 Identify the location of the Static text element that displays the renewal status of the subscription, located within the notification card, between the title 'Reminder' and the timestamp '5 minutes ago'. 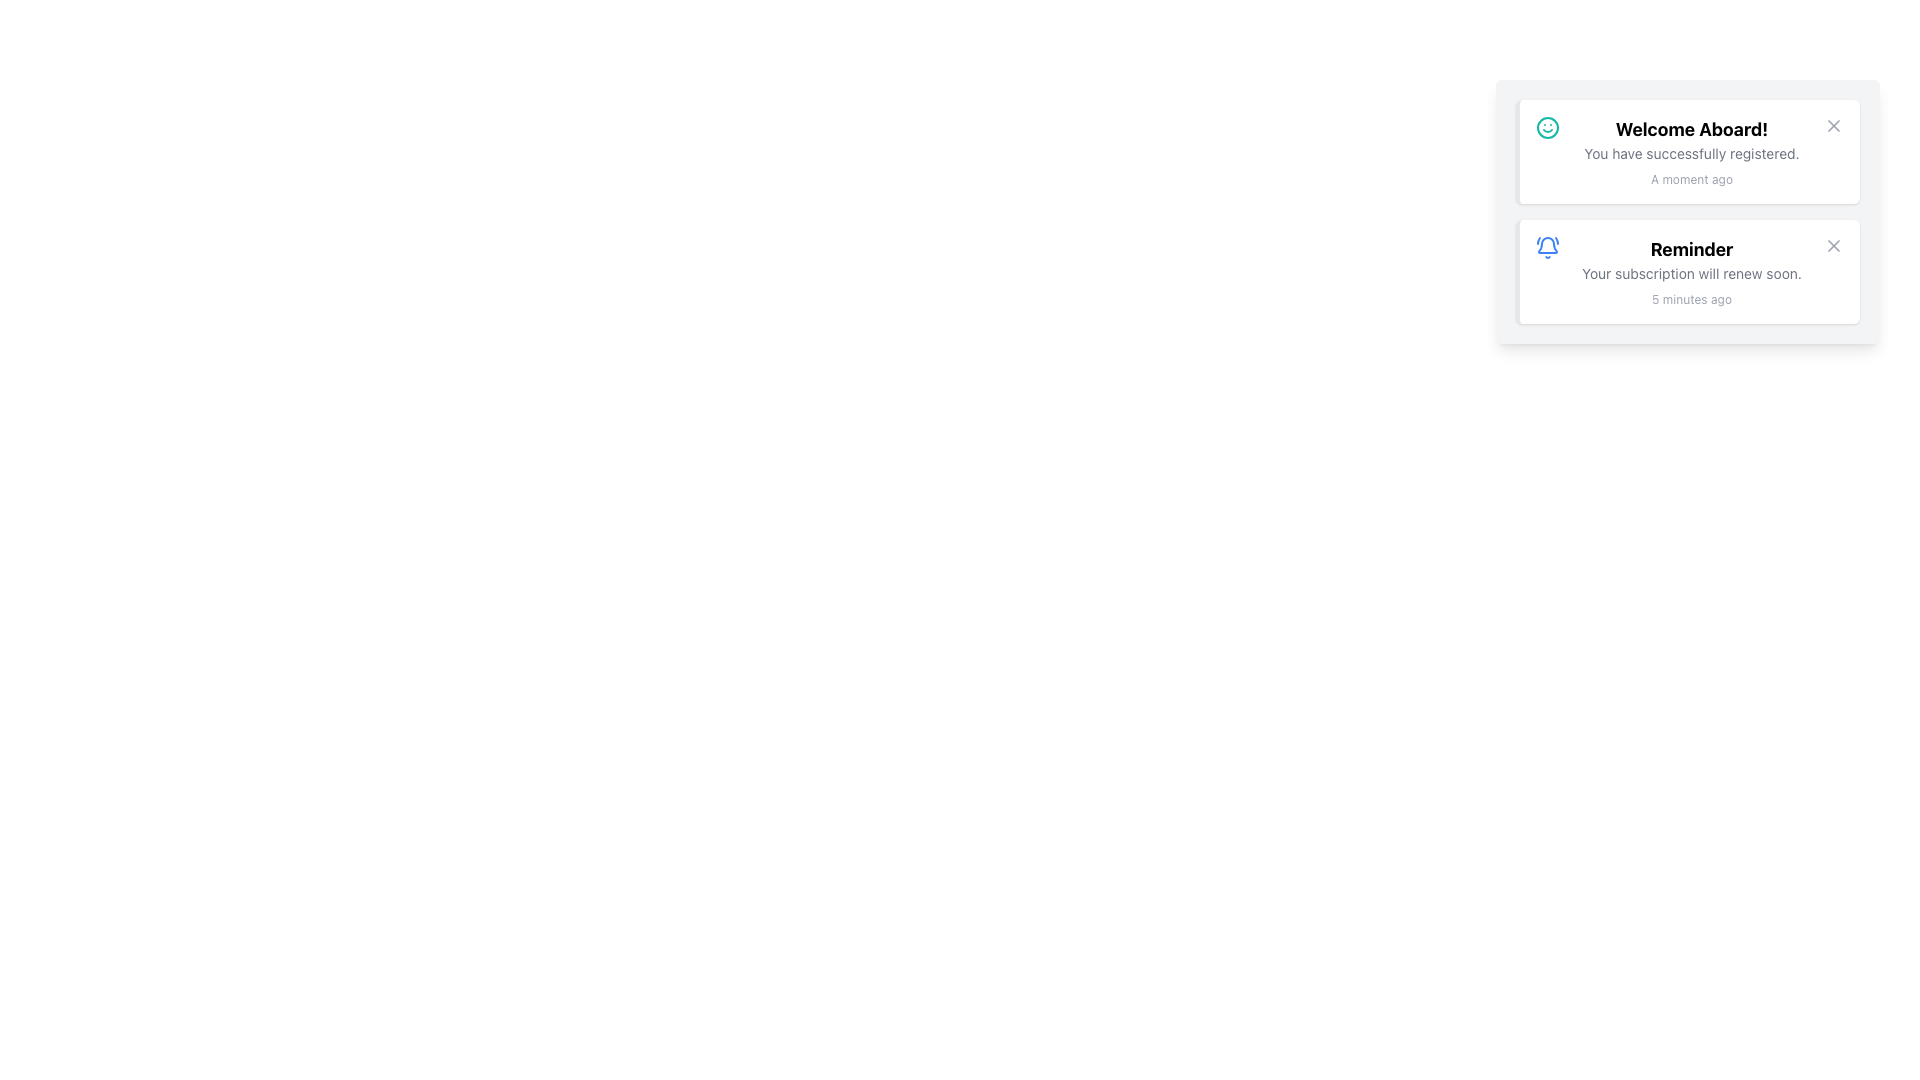
(1690, 273).